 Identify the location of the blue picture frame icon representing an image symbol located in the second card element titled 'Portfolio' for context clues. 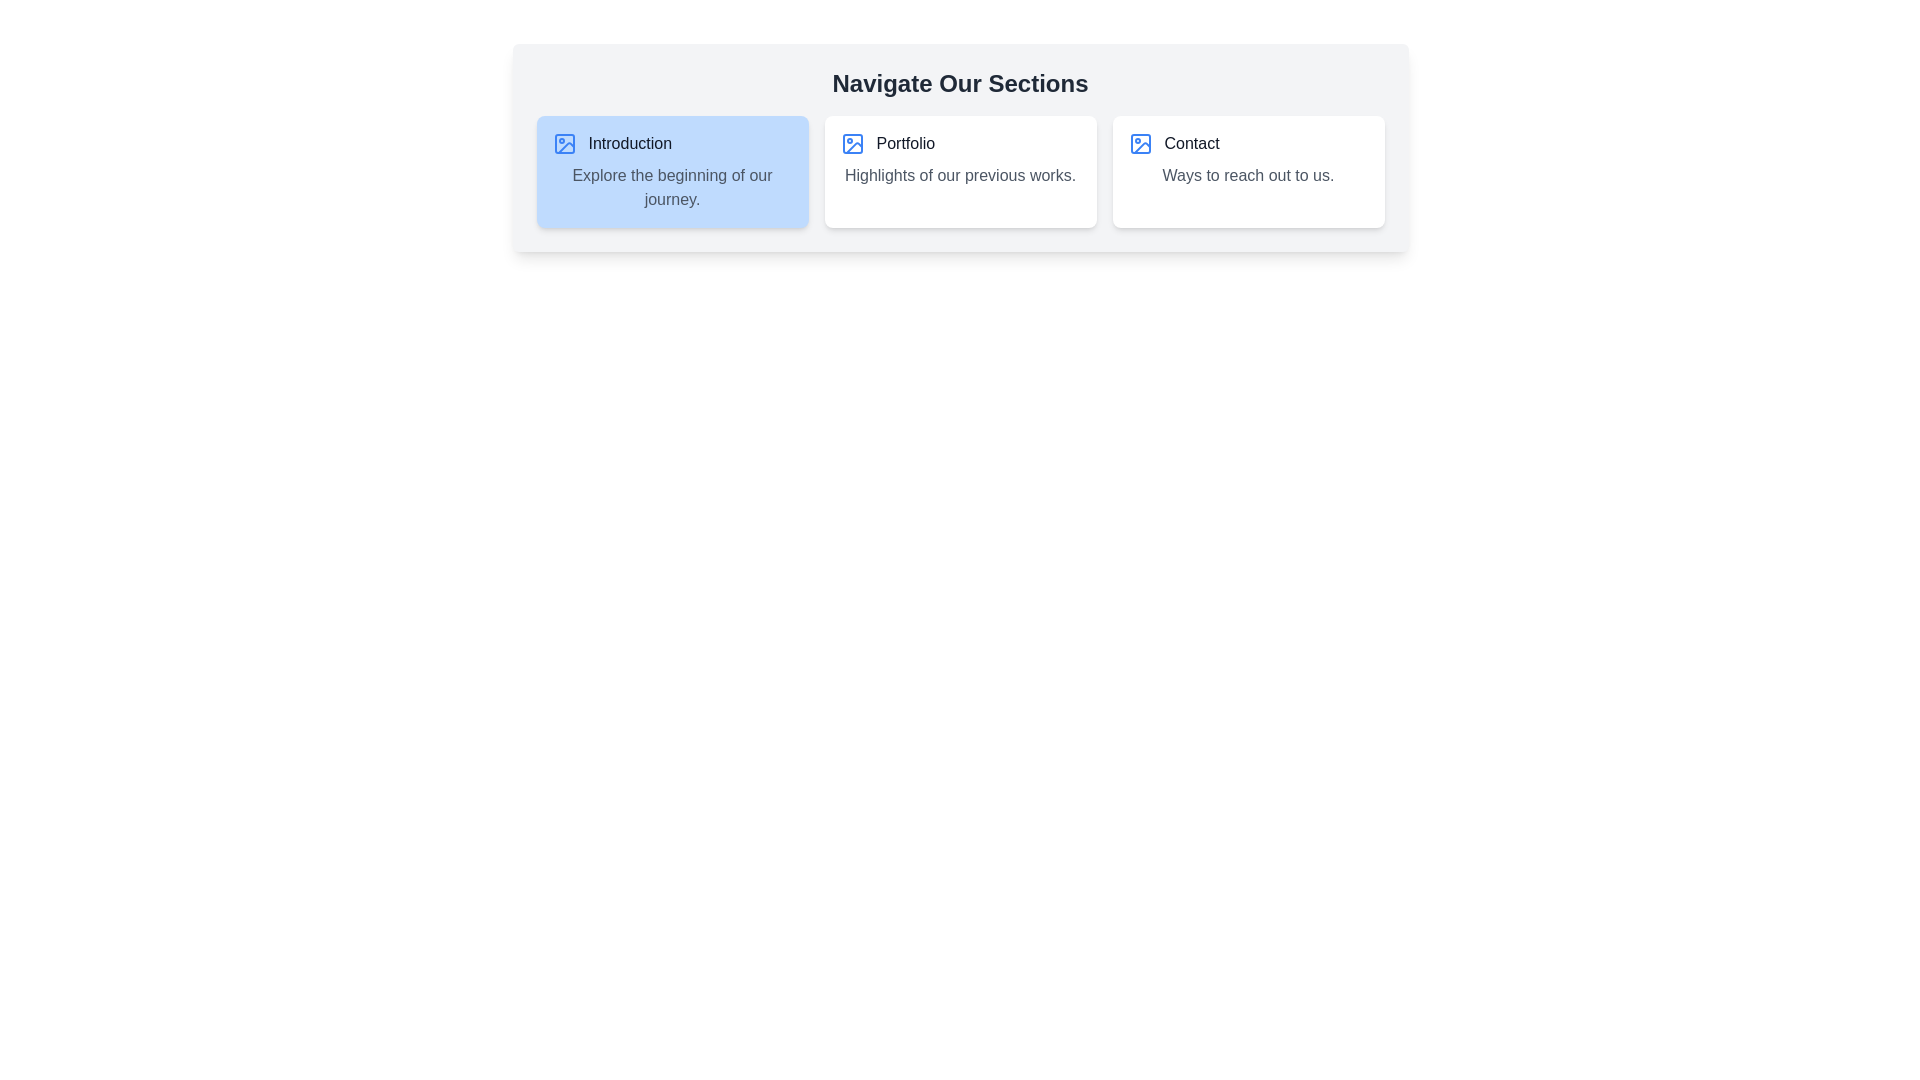
(852, 142).